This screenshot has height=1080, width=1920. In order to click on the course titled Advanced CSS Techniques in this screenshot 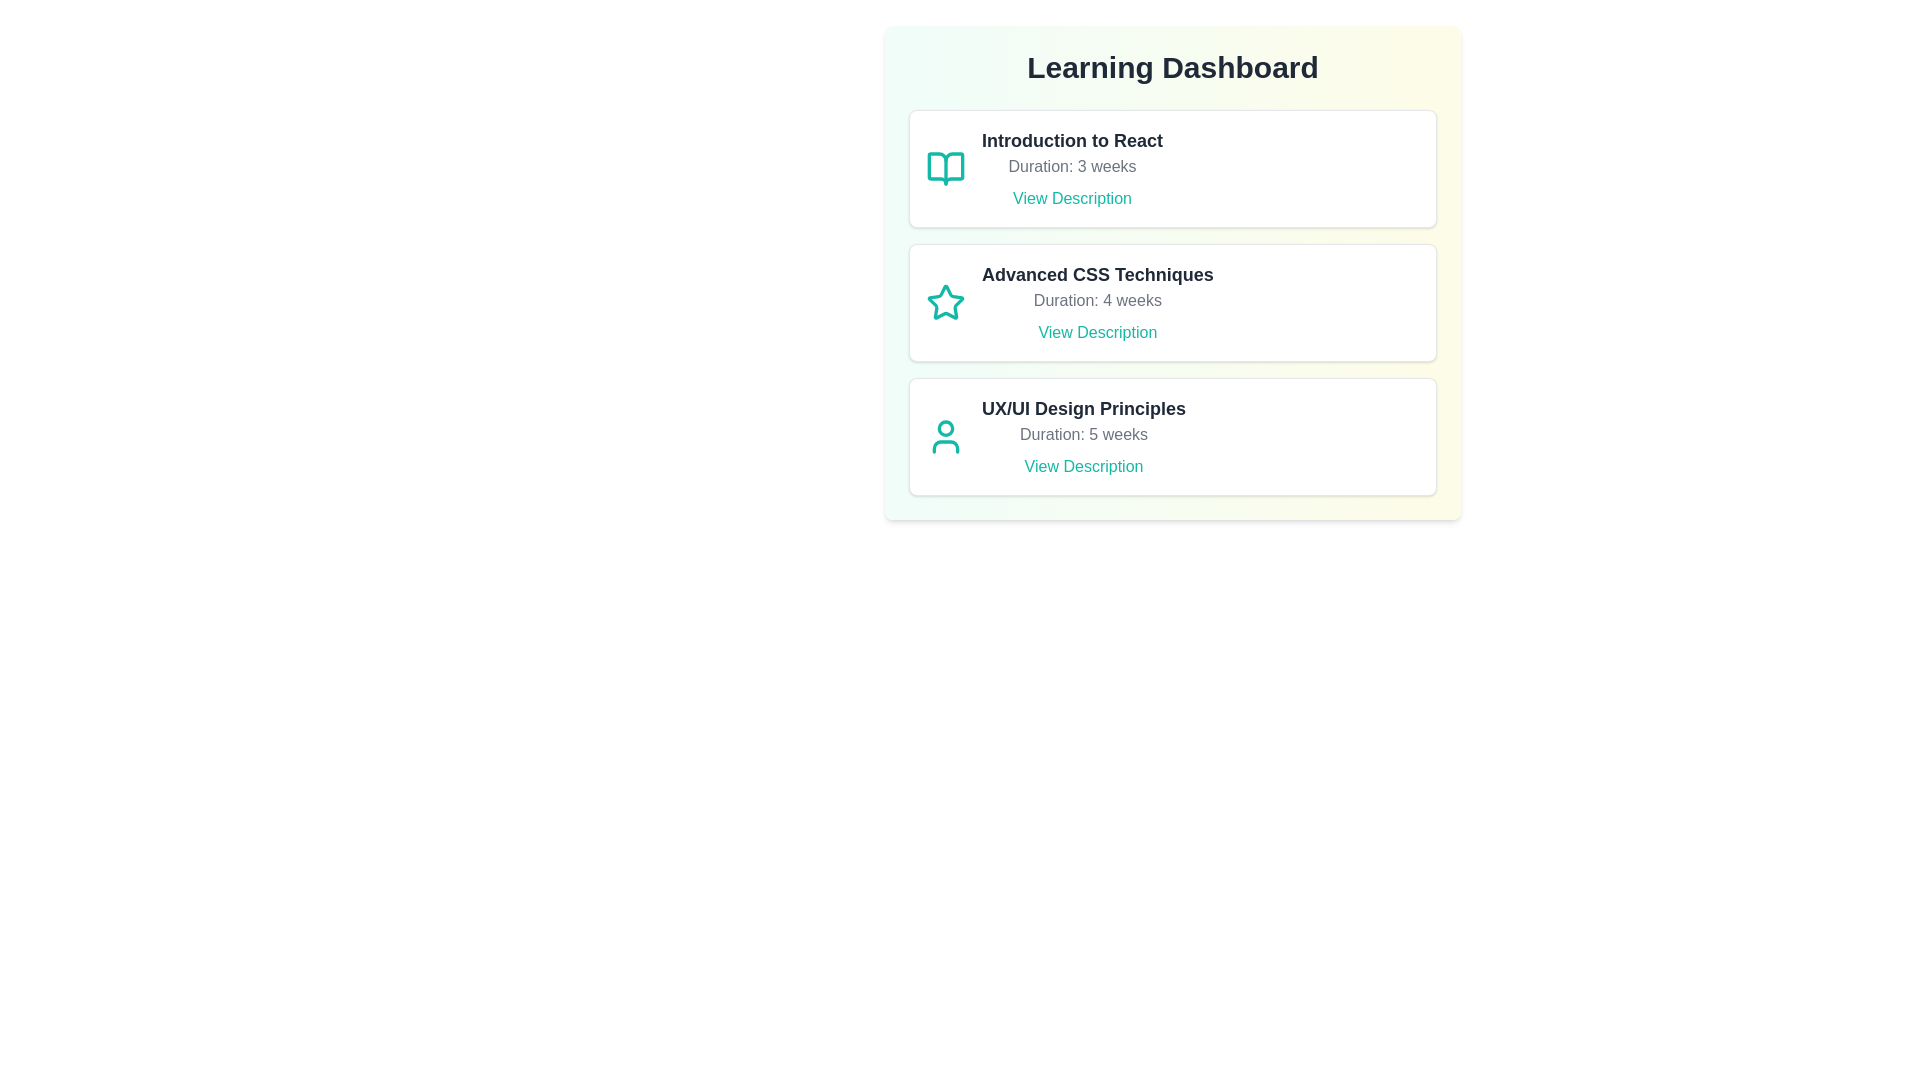, I will do `click(1172, 303)`.